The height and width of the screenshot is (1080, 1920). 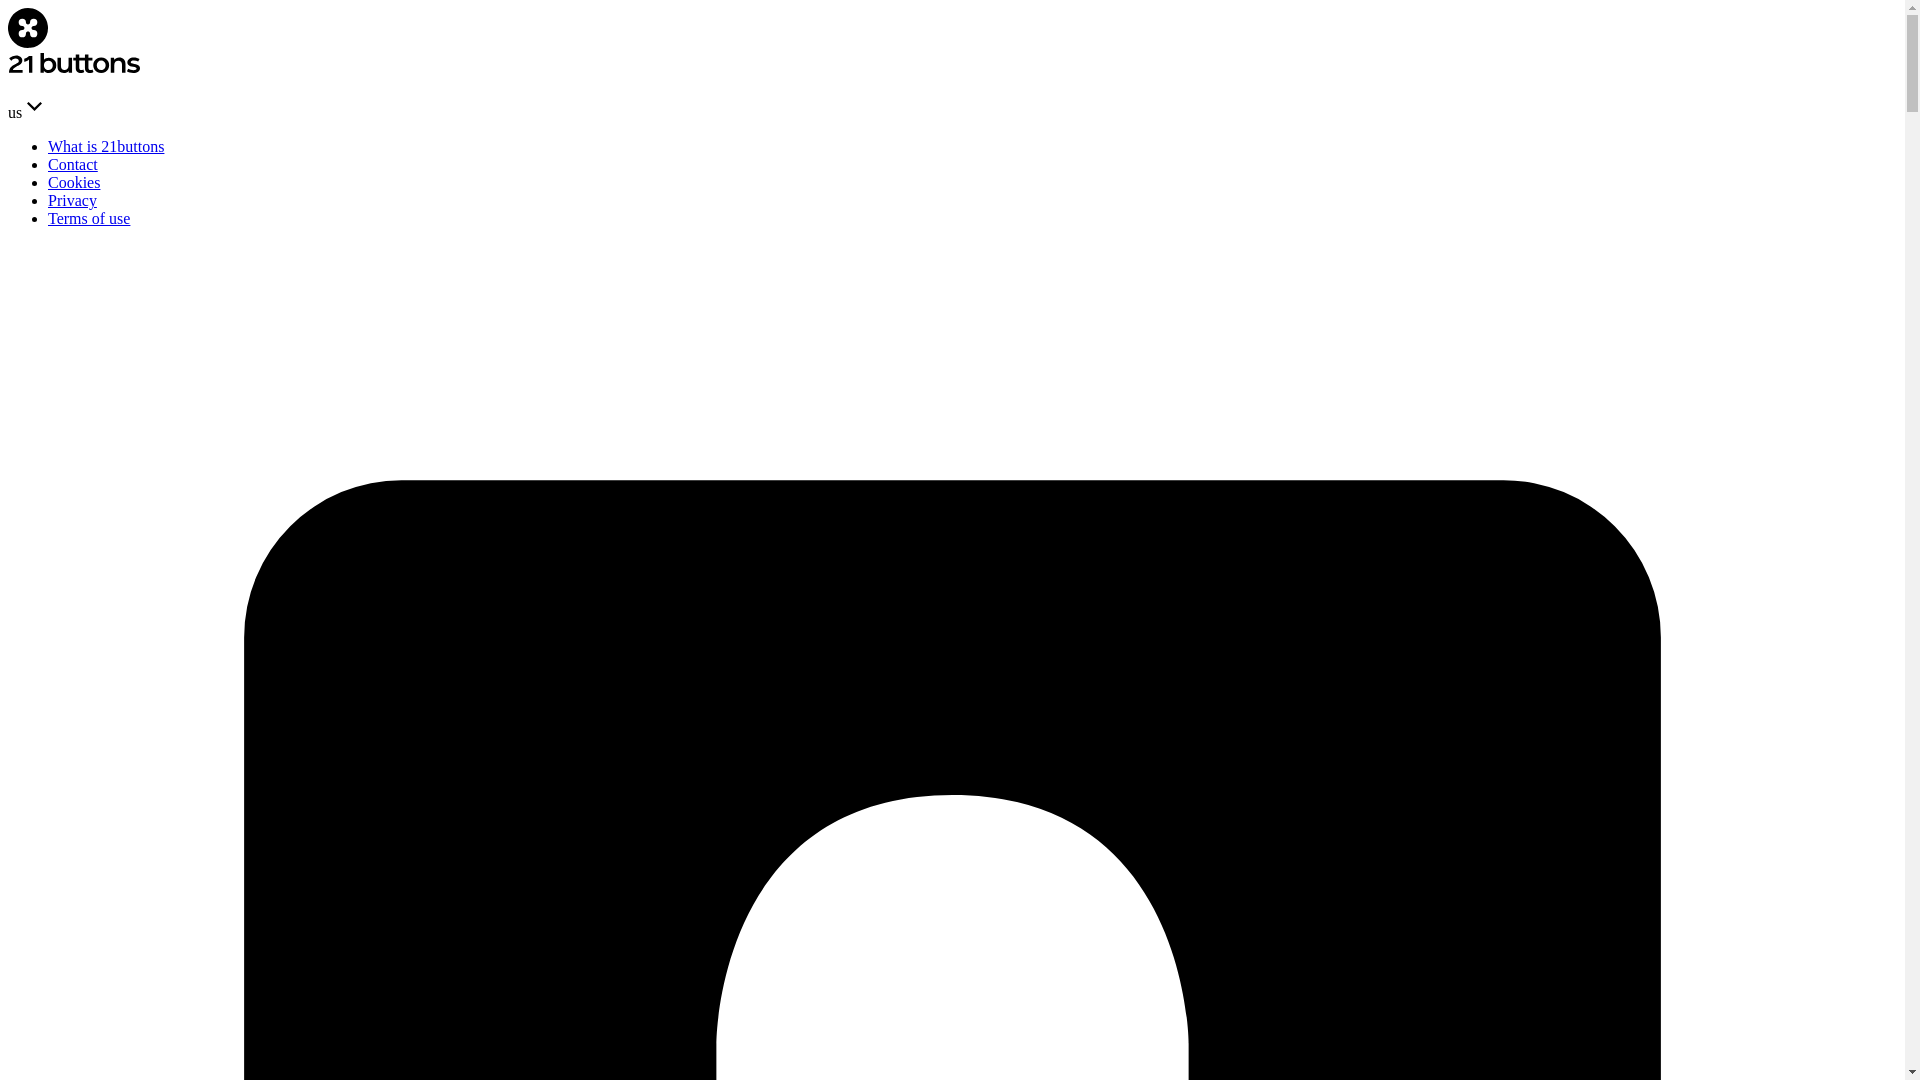 I want to click on 'Terms of use', so click(x=88, y=218).